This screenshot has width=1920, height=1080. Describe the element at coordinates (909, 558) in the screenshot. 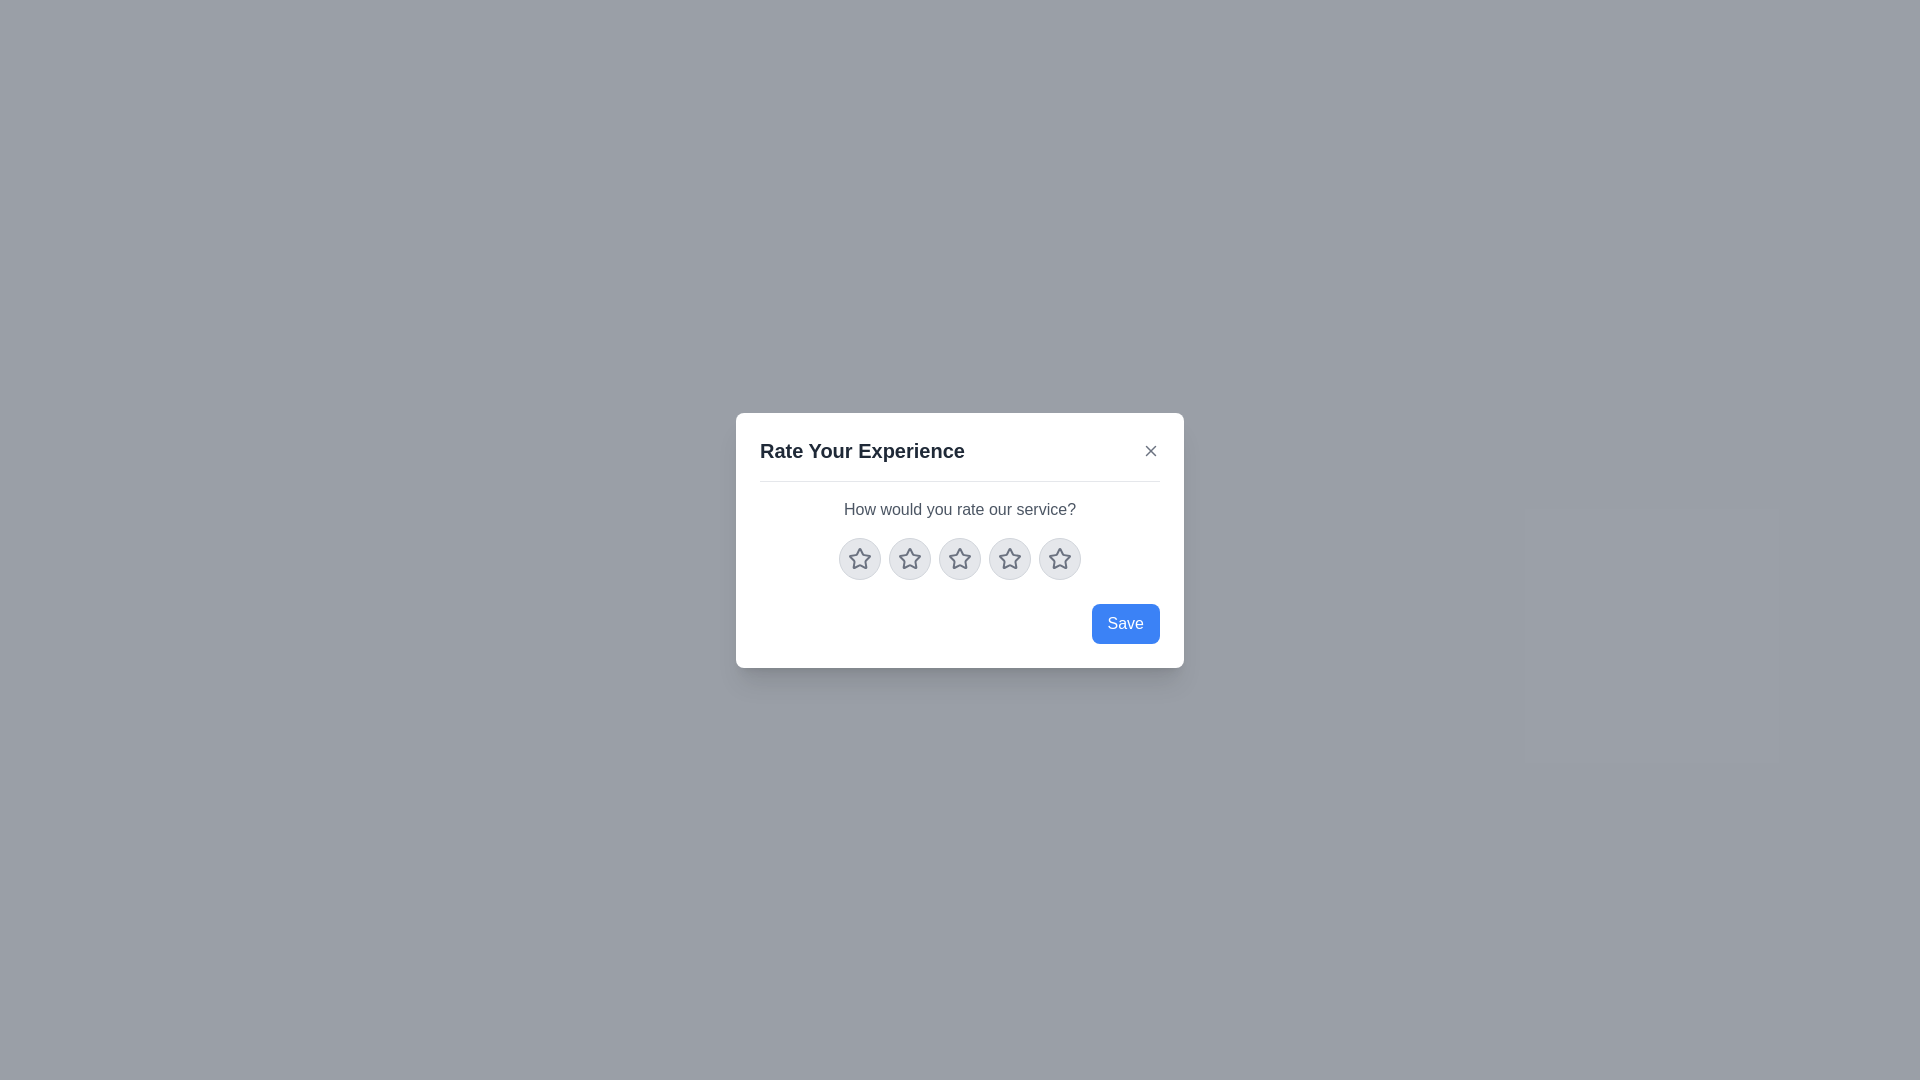

I see `the star corresponding to the rating 2` at that location.